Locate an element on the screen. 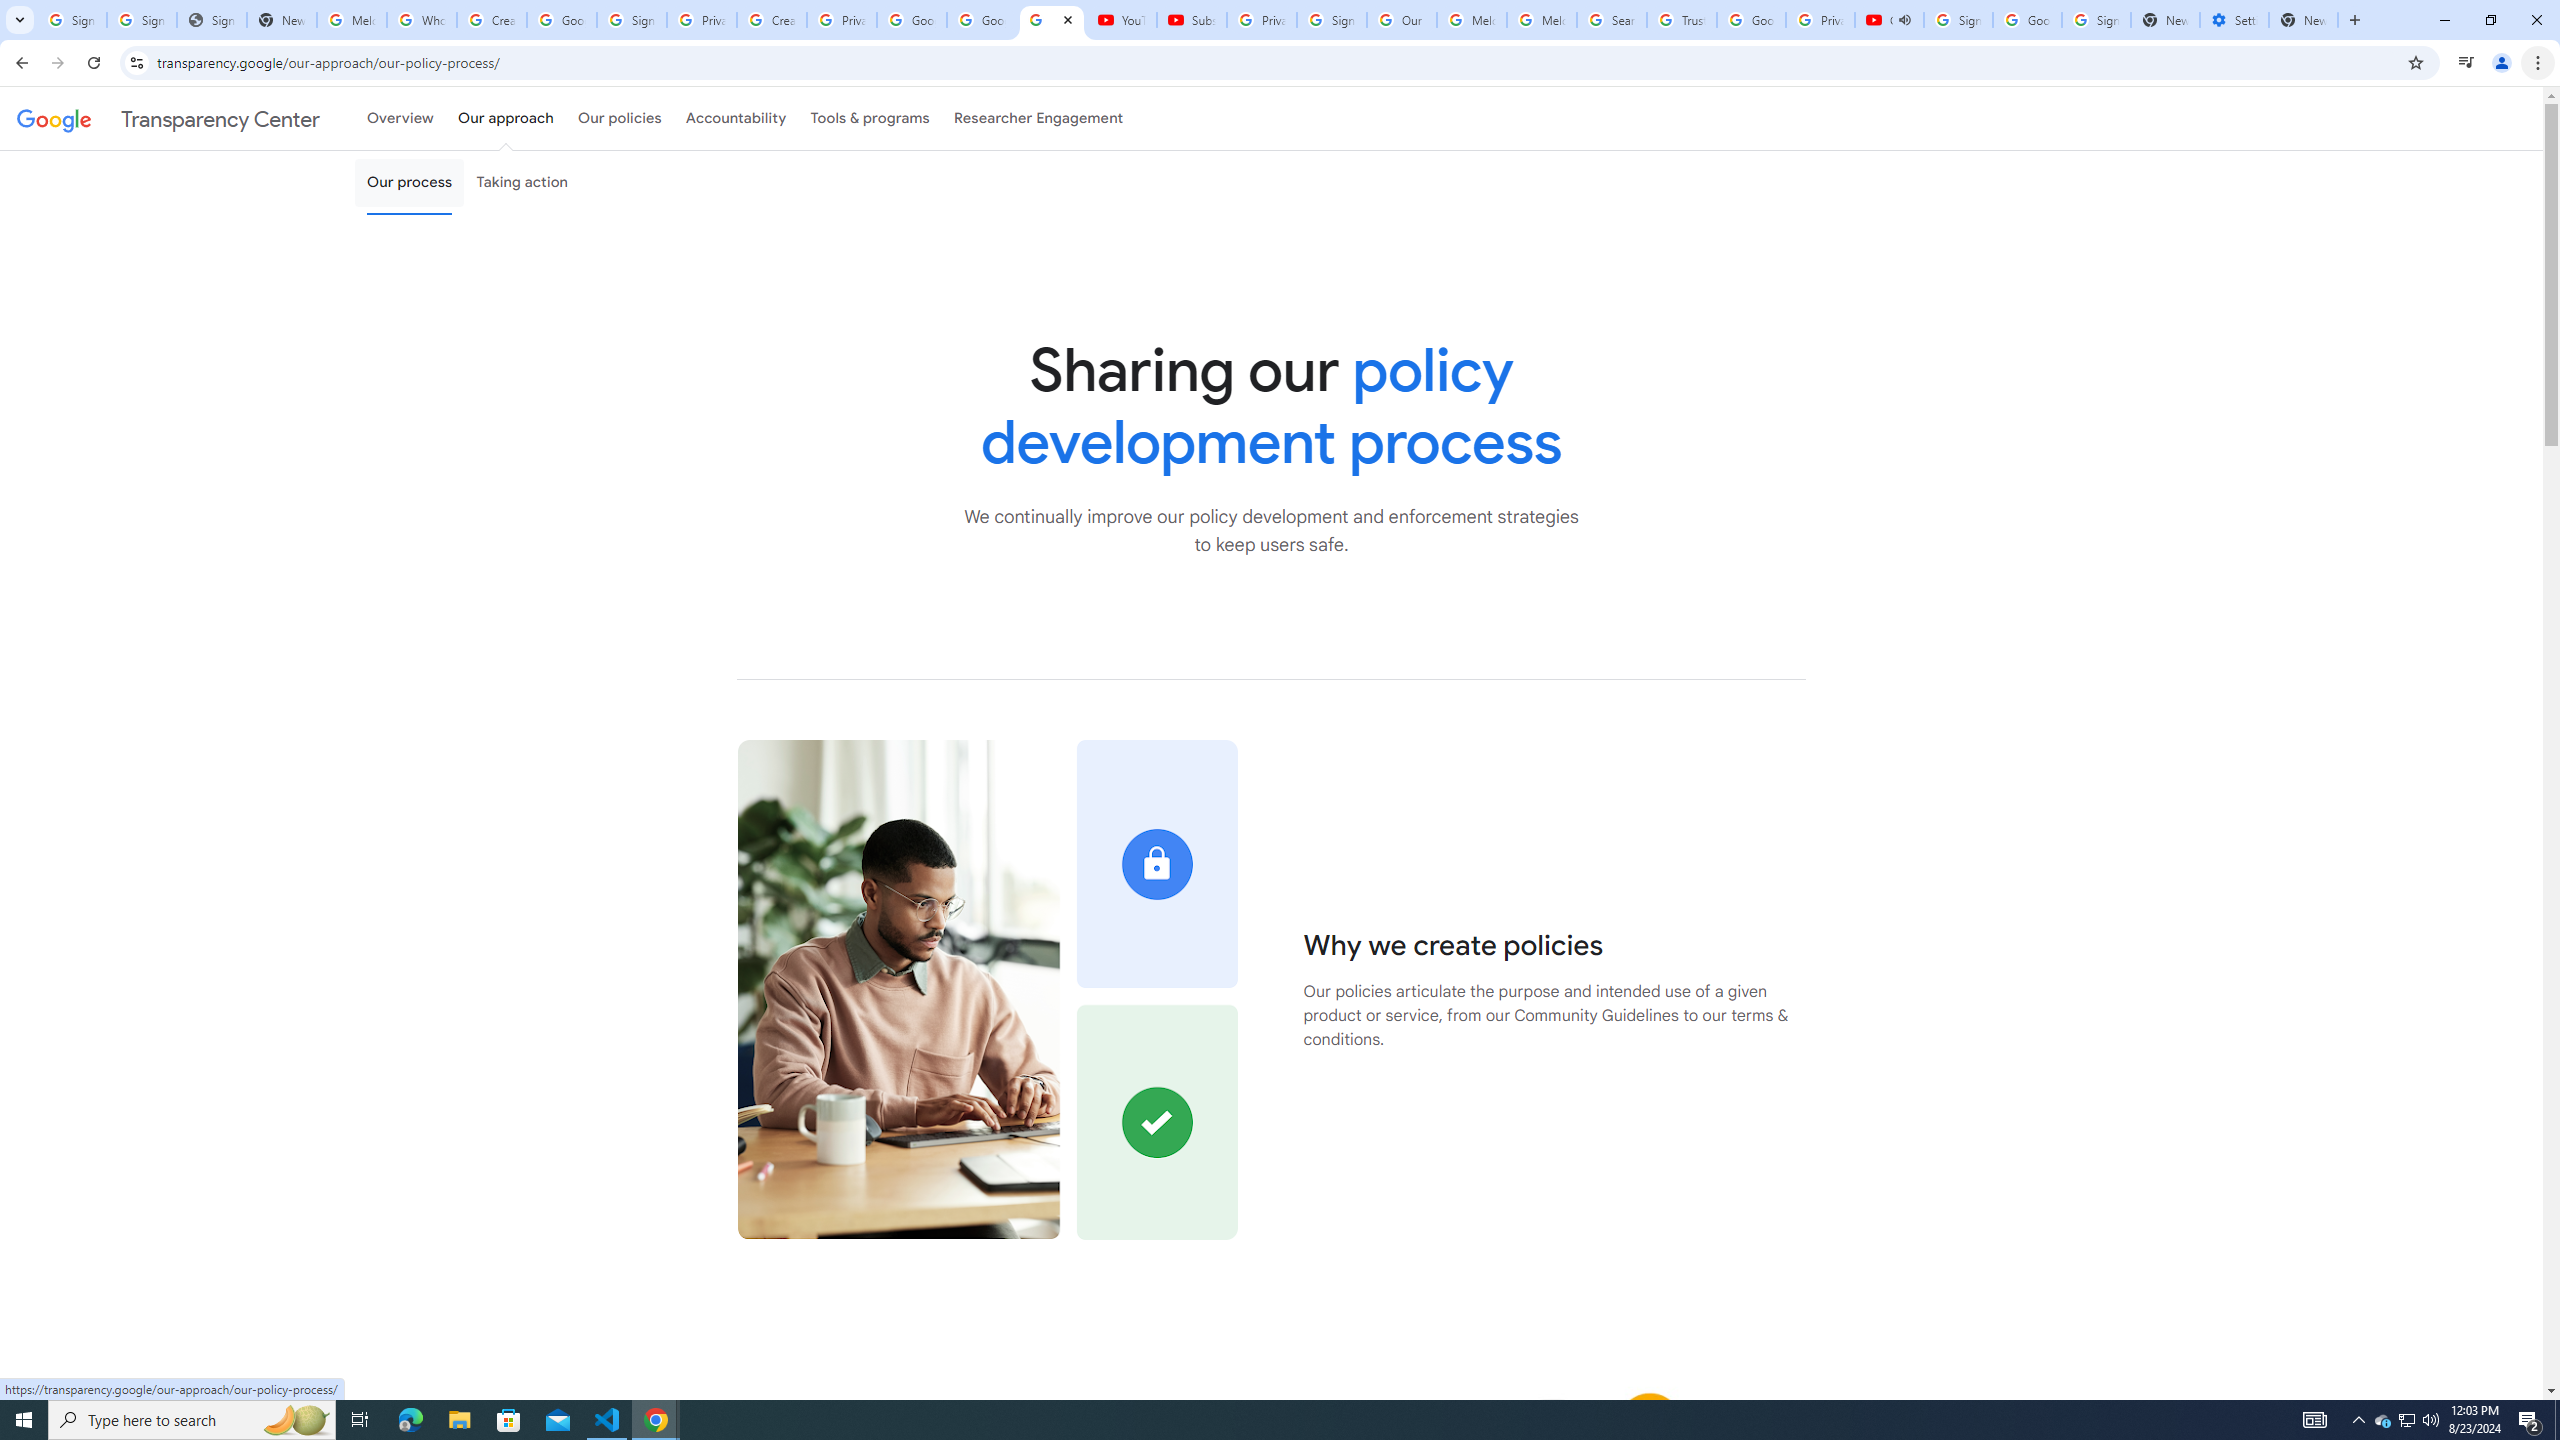 Image resolution: width=2560 pixels, height=1440 pixels. 'Trusted Information and Content - Google Safety Center' is located at coordinates (1680, 19).